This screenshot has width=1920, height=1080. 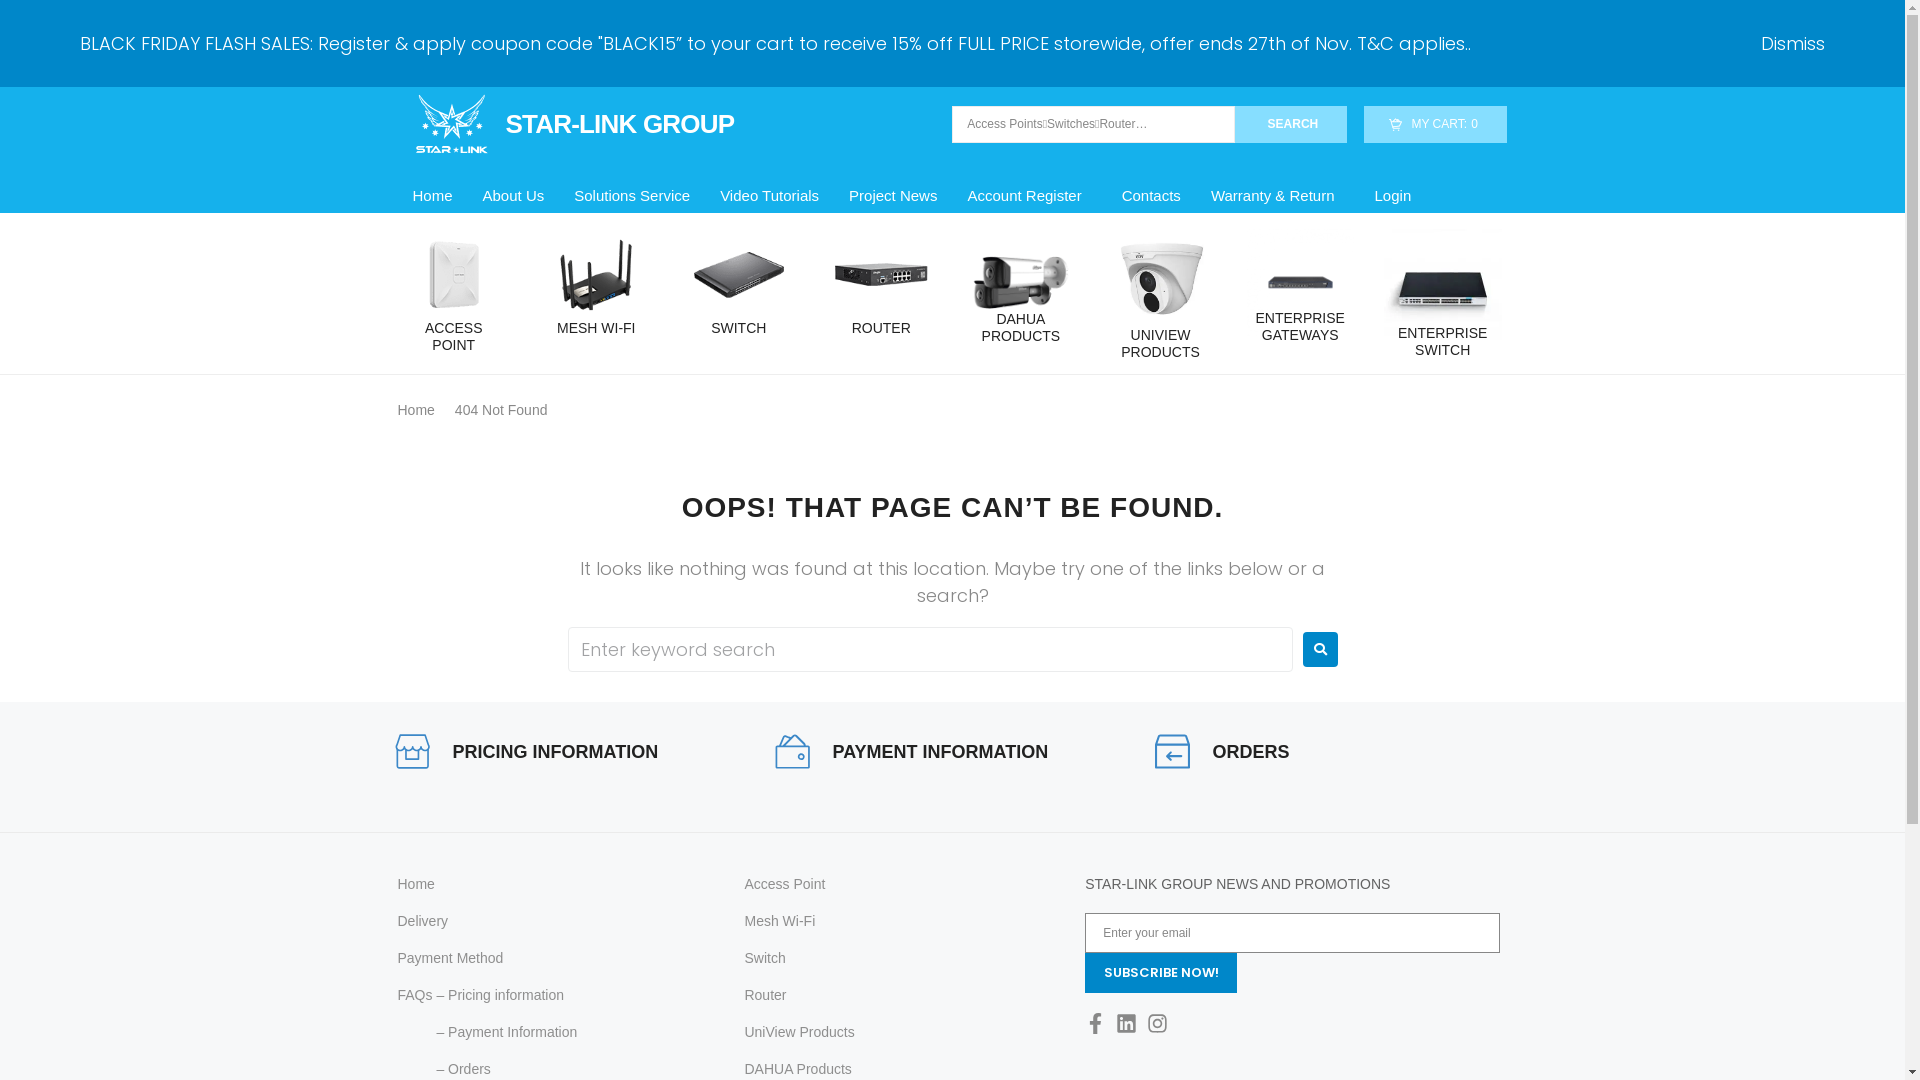 I want to click on 'Project News', so click(x=891, y=196).